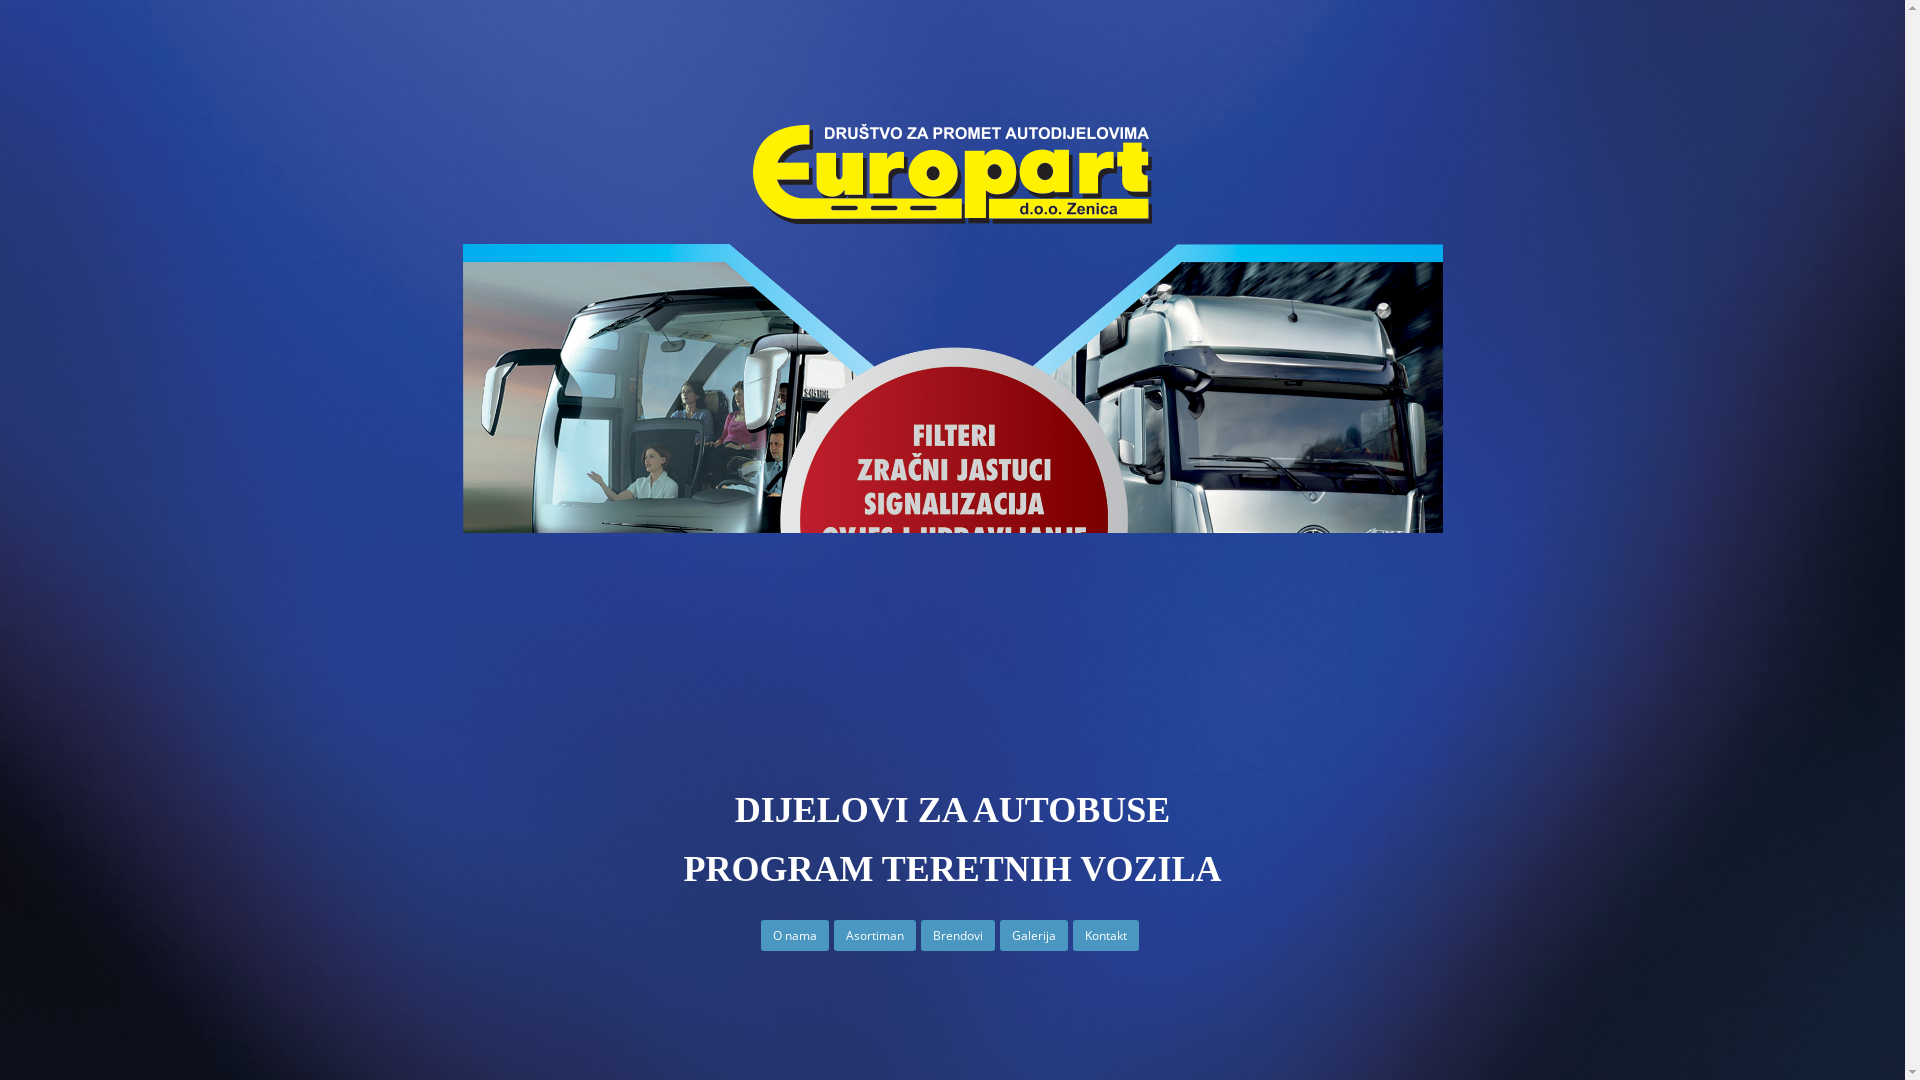 The height and width of the screenshot is (1080, 1920). What do you see at coordinates (794, 936) in the screenshot?
I see `'O nama'` at bounding box center [794, 936].